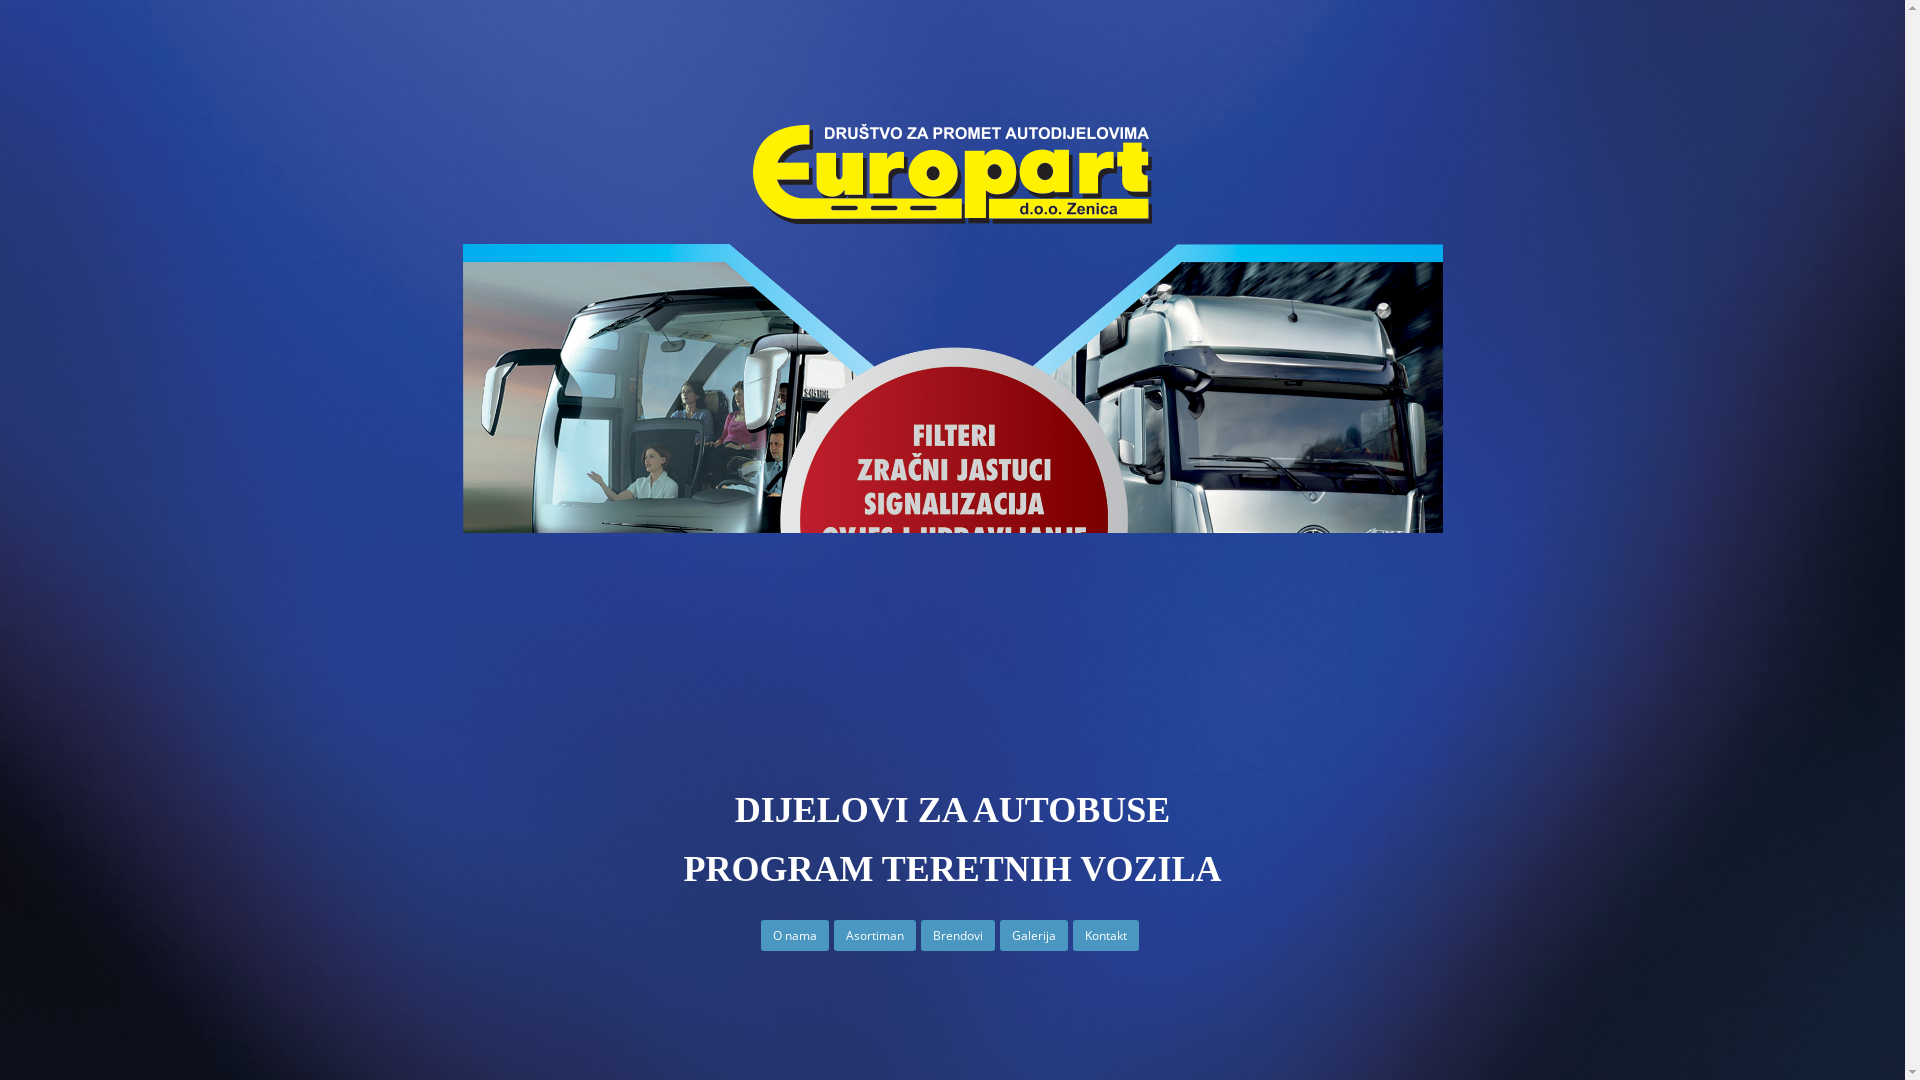 The height and width of the screenshot is (1080, 1920). What do you see at coordinates (794, 936) in the screenshot?
I see `'O nama'` at bounding box center [794, 936].